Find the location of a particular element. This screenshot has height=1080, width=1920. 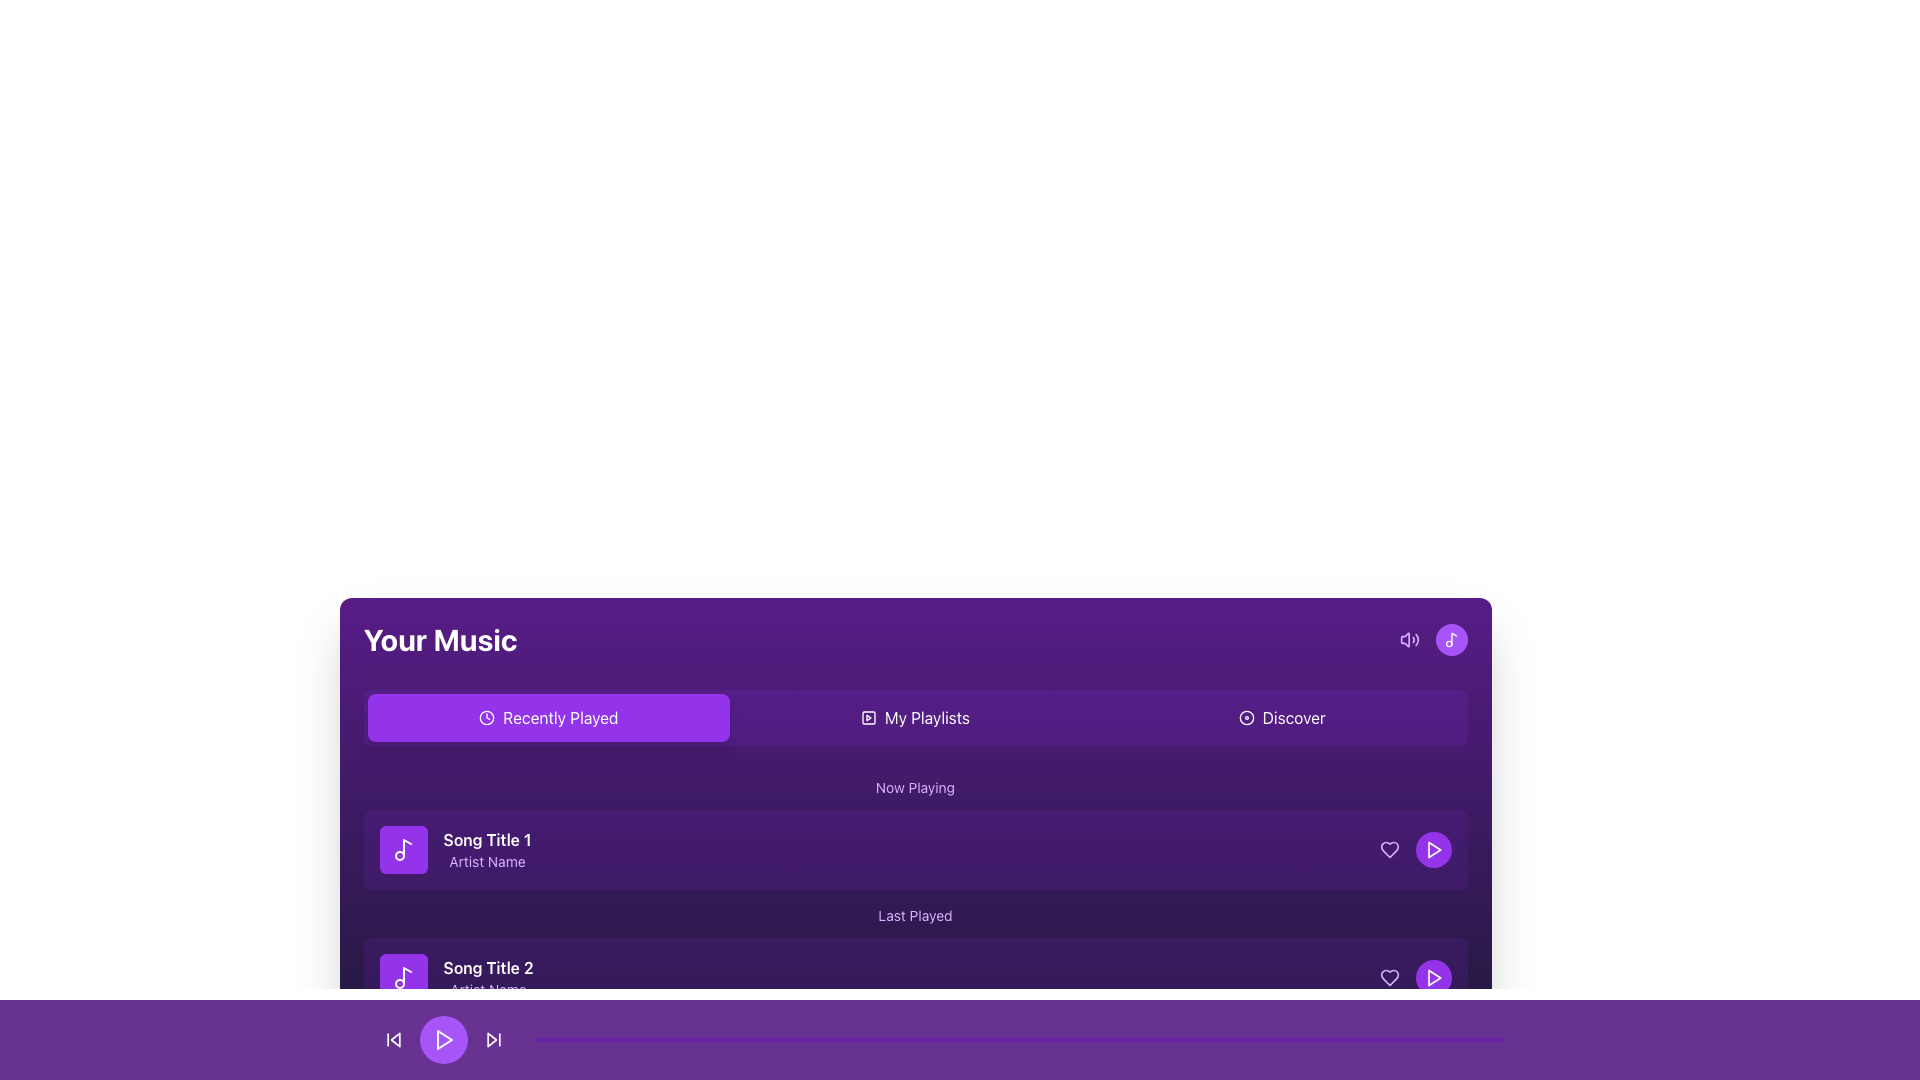

the heart-shaped icon button styled with purple tones to change its color, which is the first icon in a horizontal group next to a play button is located at coordinates (1388, 849).